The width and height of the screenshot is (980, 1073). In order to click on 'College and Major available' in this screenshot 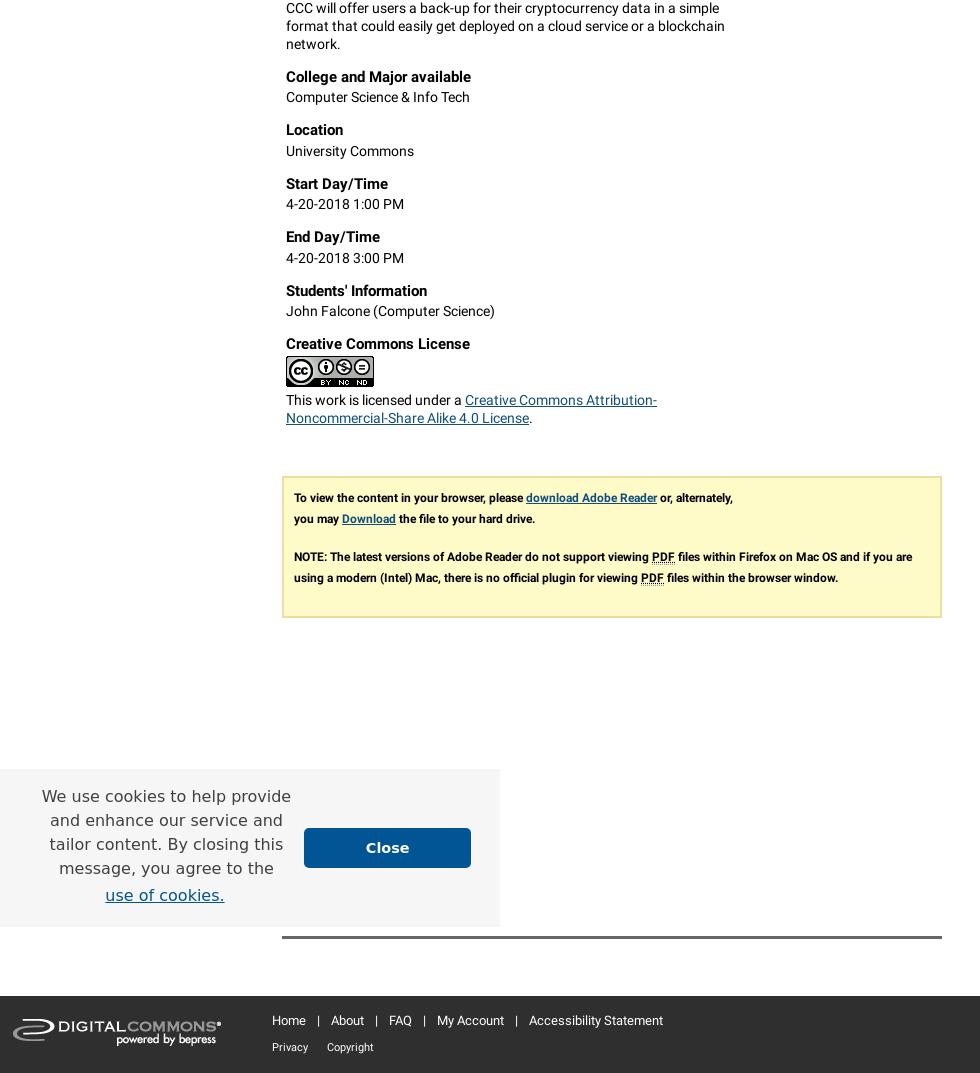, I will do `click(378, 75)`.